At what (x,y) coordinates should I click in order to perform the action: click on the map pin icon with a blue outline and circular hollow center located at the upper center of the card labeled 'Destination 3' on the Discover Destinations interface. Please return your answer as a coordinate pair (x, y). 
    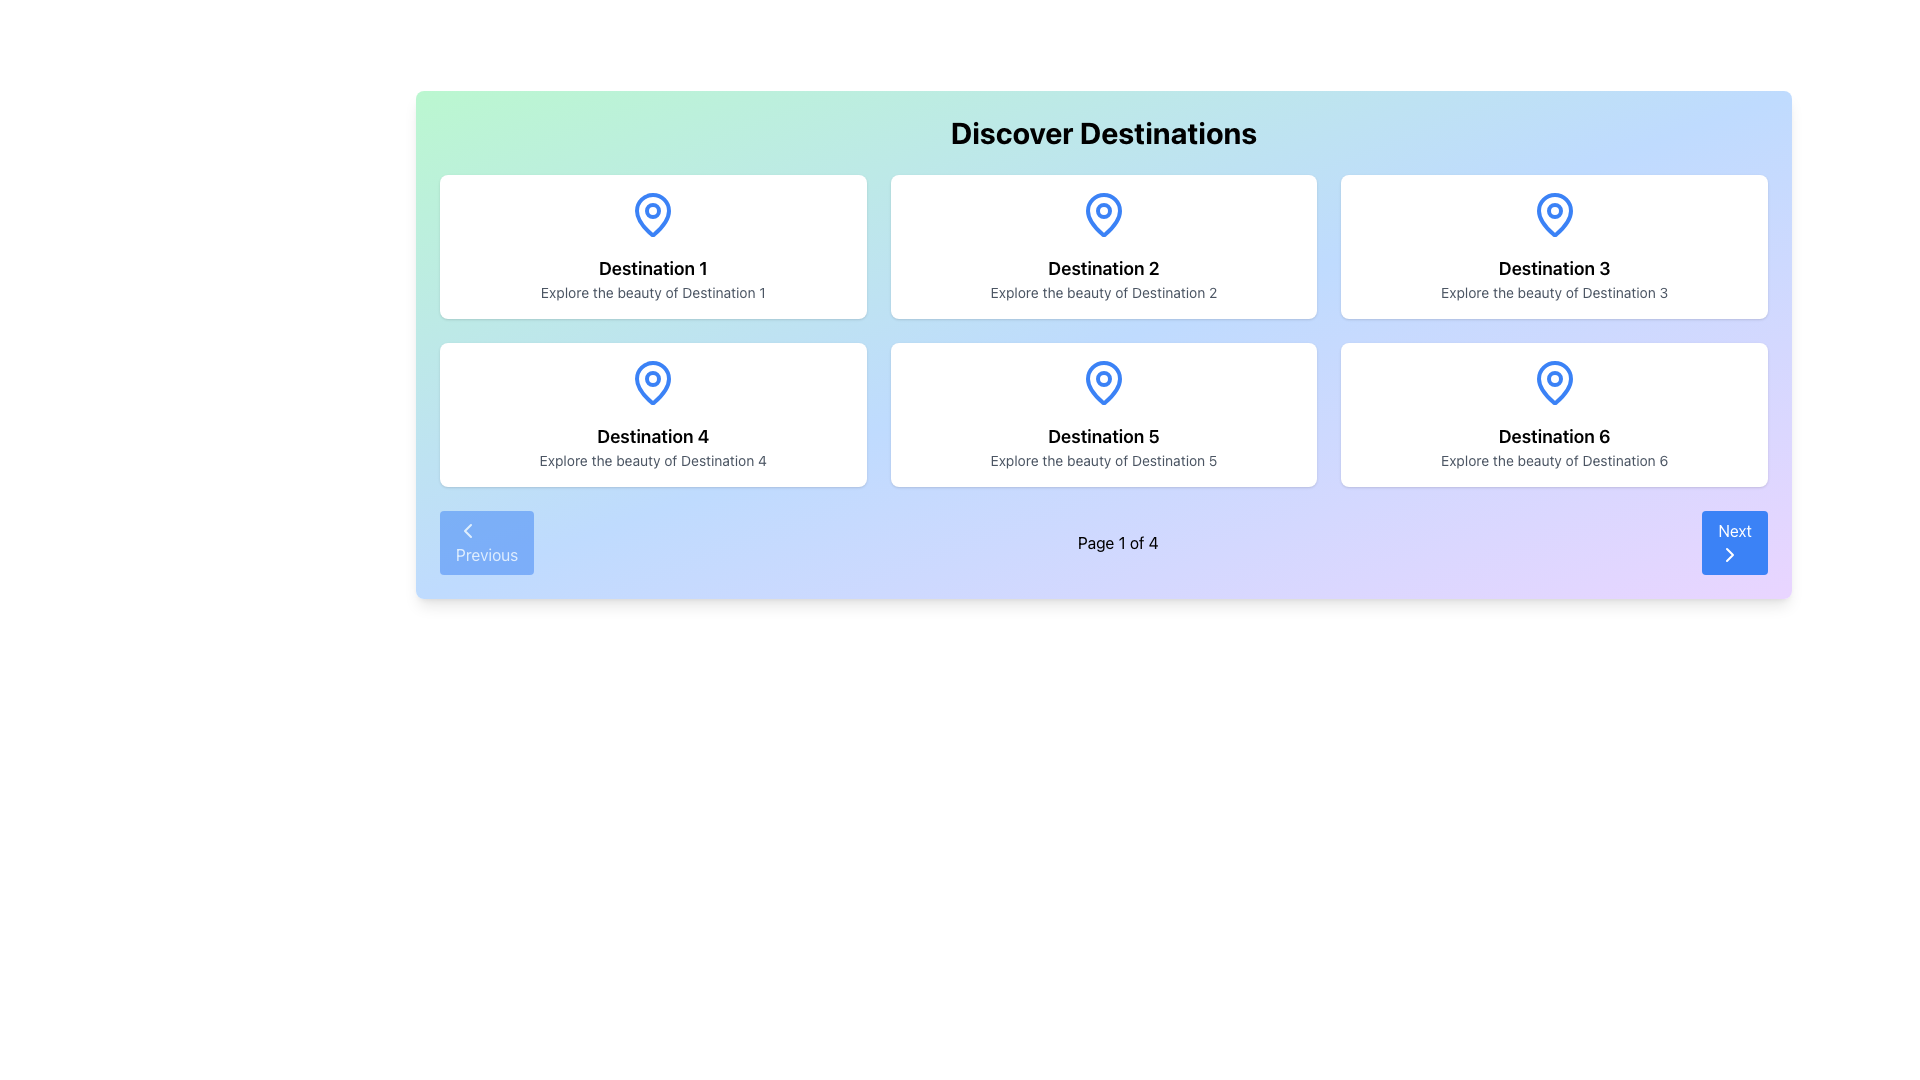
    Looking at the image, I should click on (1553, 215).